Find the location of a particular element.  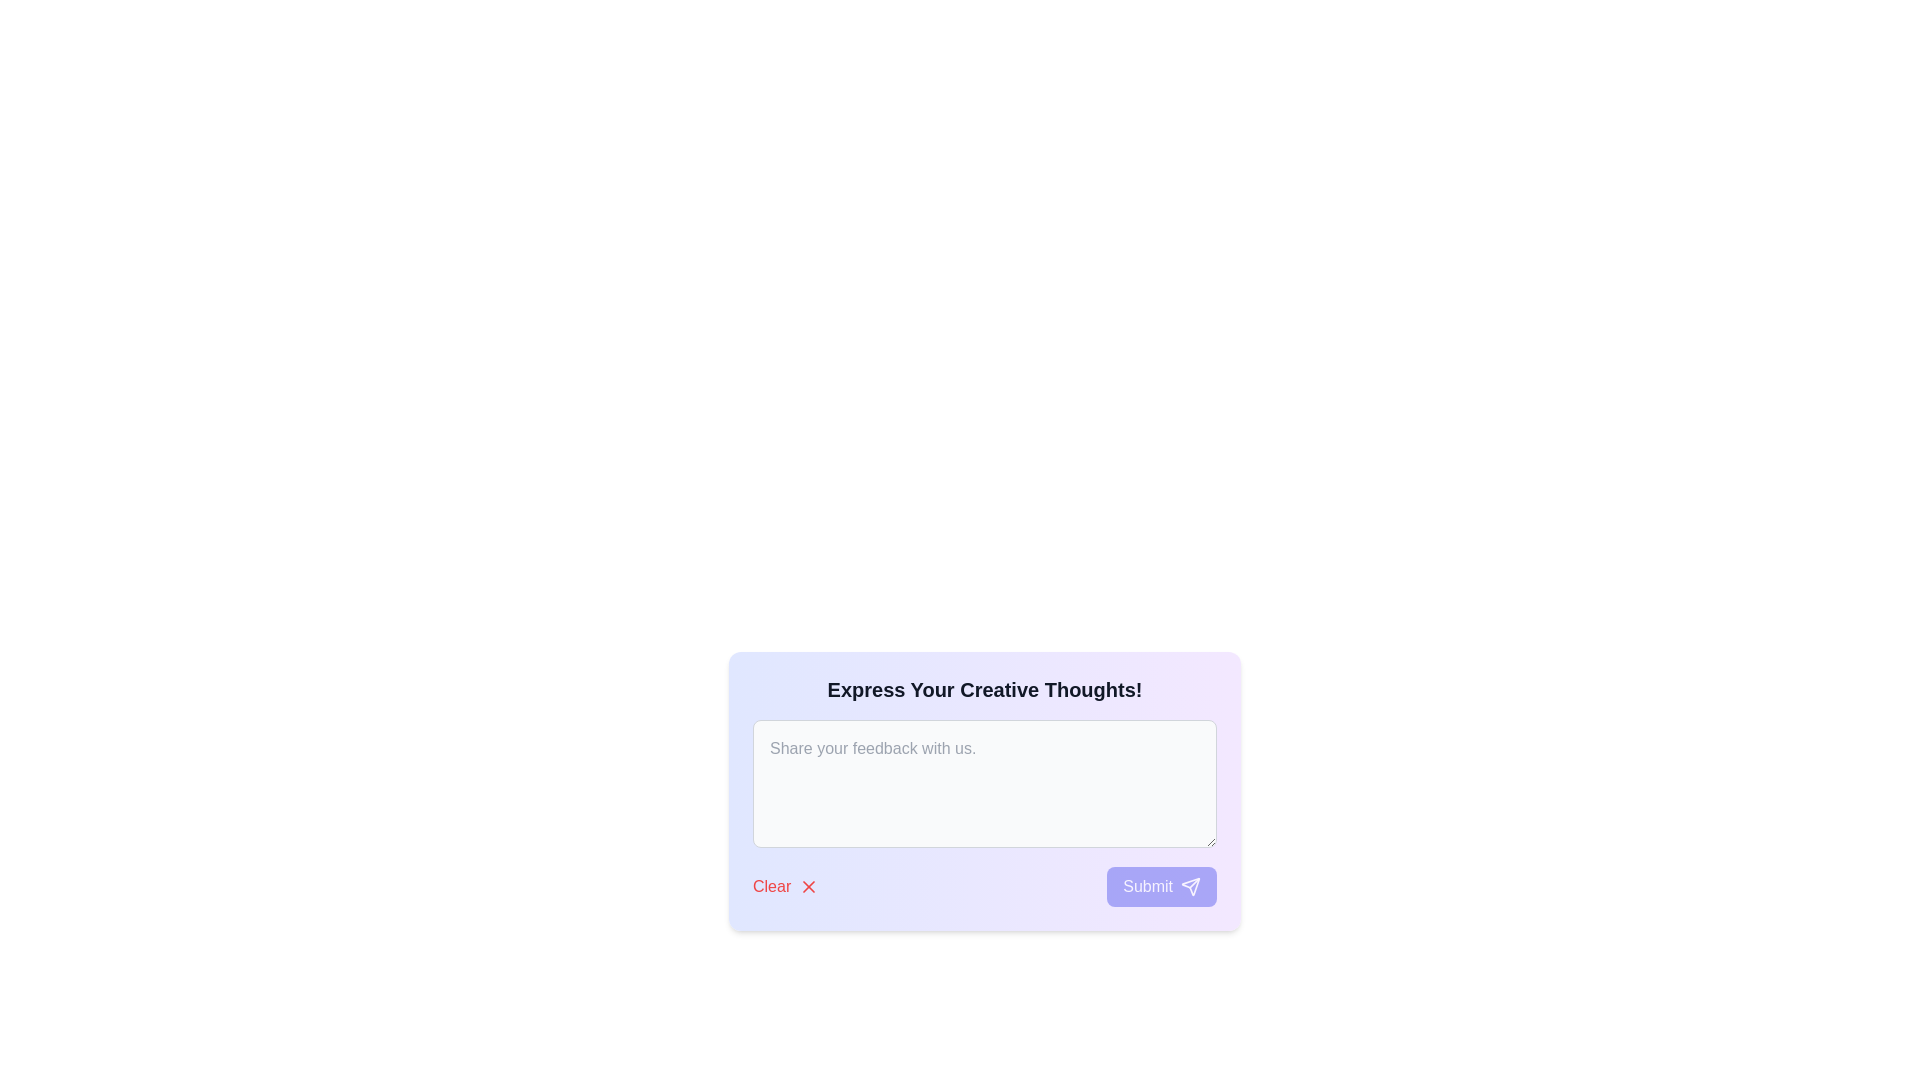

the static text heading that serves as a title or prompt for user feedback, positioned above the text input field and action buttons labeled 'Clear' and 'Submit' is located at coordinates (984, 689).